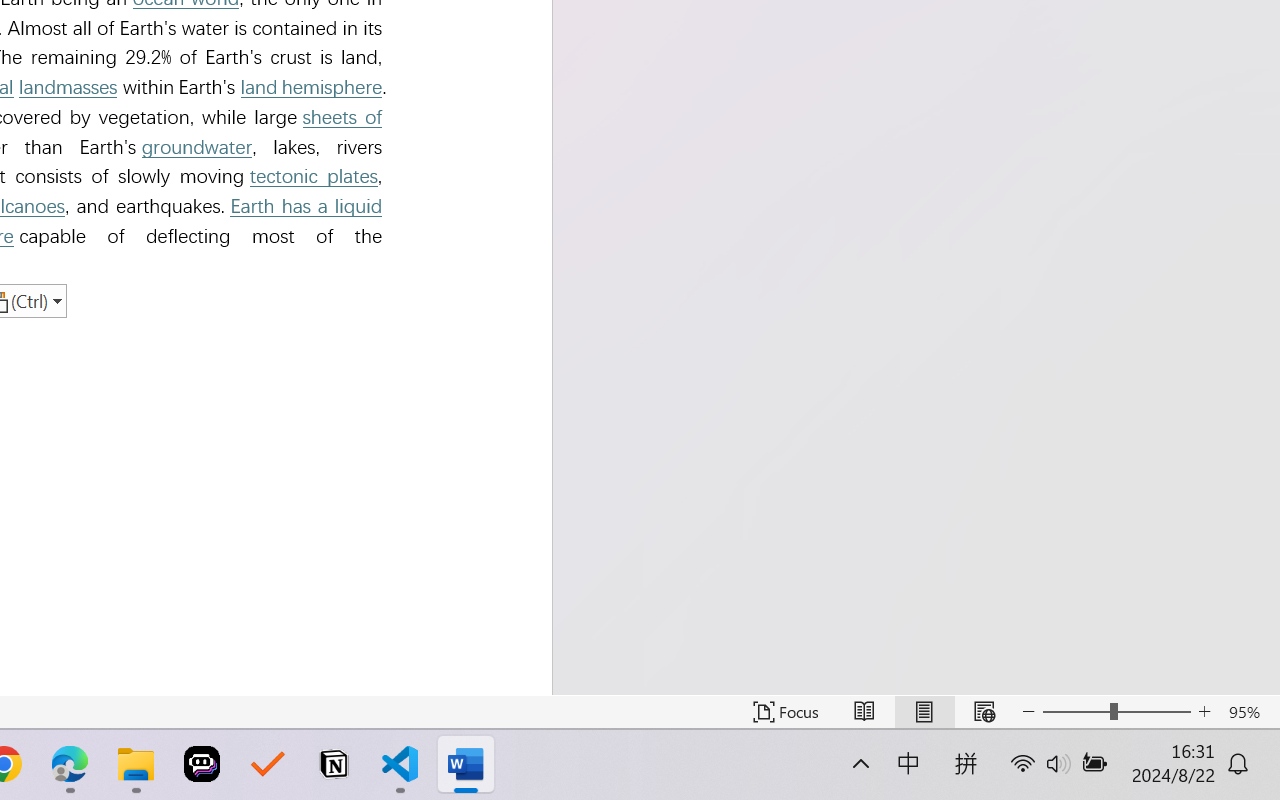 Image resolution: width=1280 pixels, height=800 pixels. Describe the element at coordinates (67, 87) in the screenshot. I see `'landmasses'` at that location.